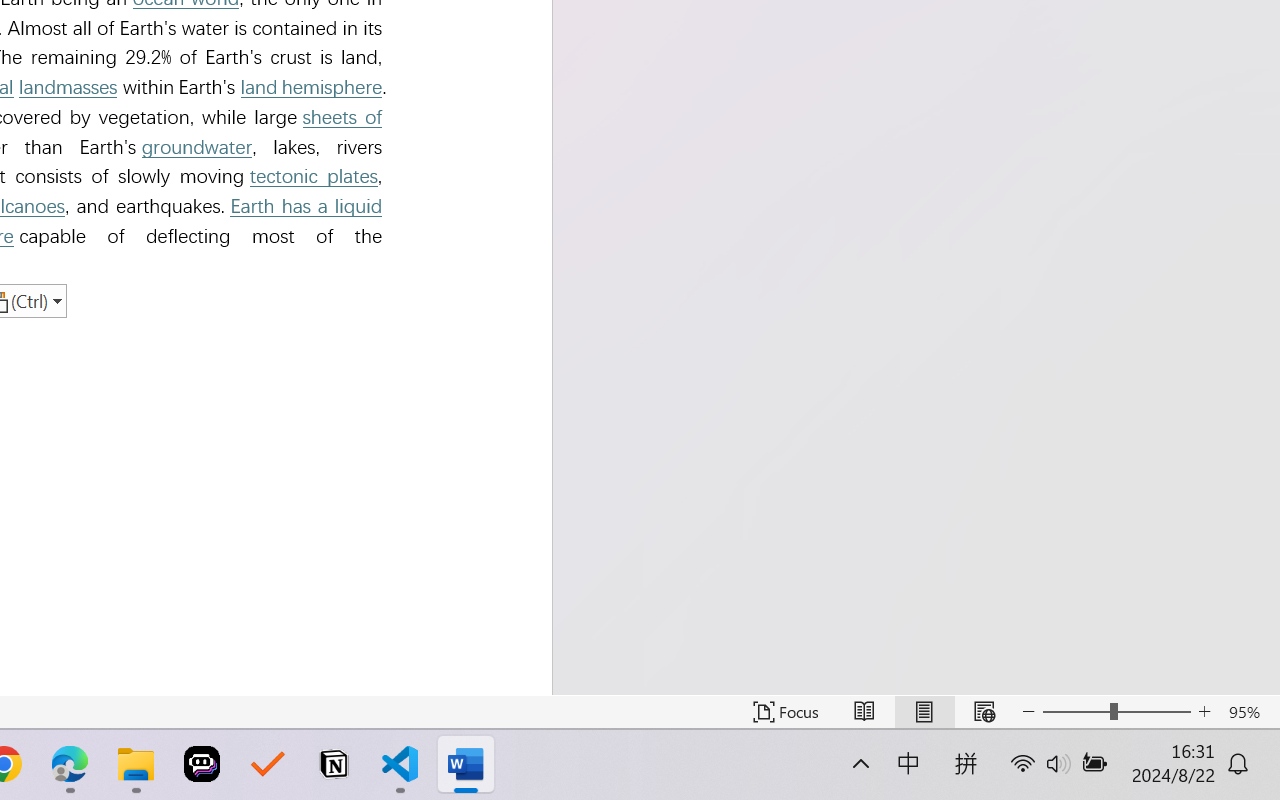 Image resolution: width=1280 pixels, height=800 pixels. Describe the element at coordinates (67, 87) in the screenshot. I see `'landmasses'` at that location.